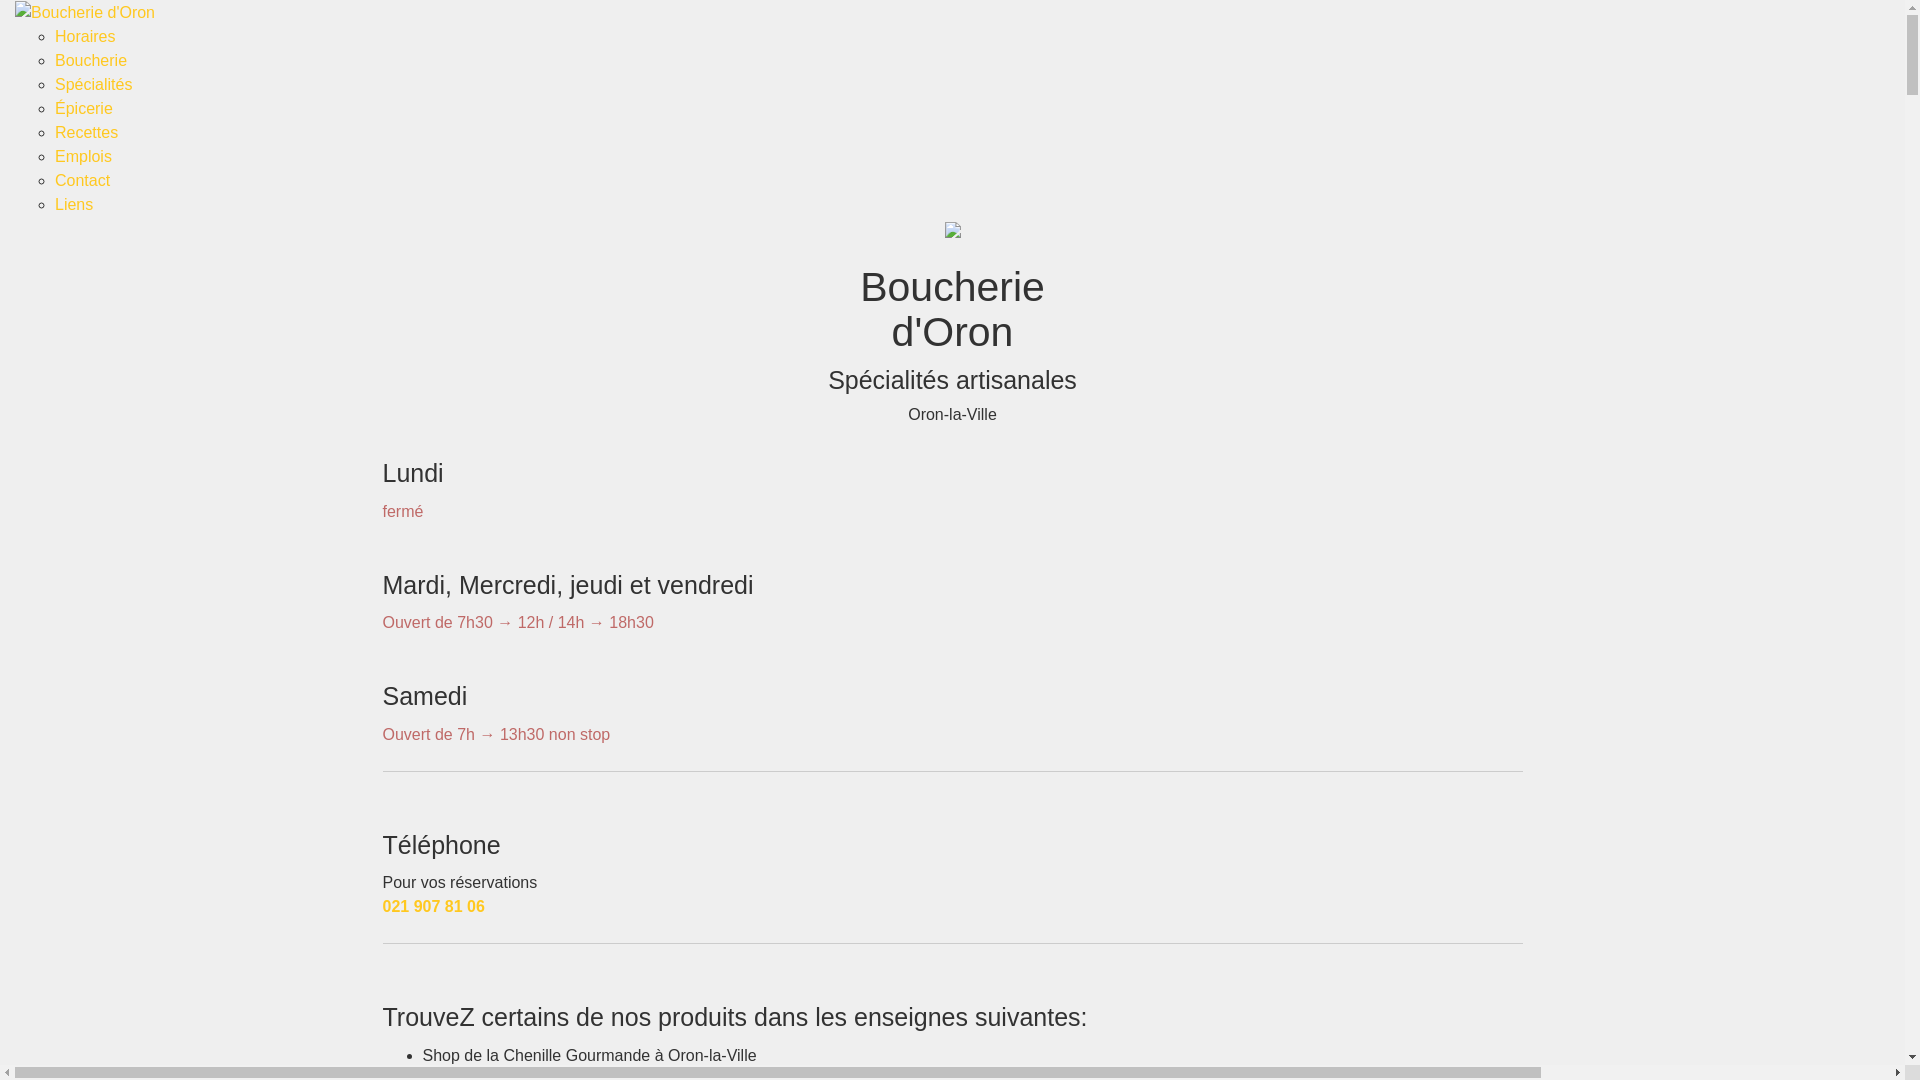 The image size is (1920, 1080). I want to click on 'Liens', so click(73, 204).